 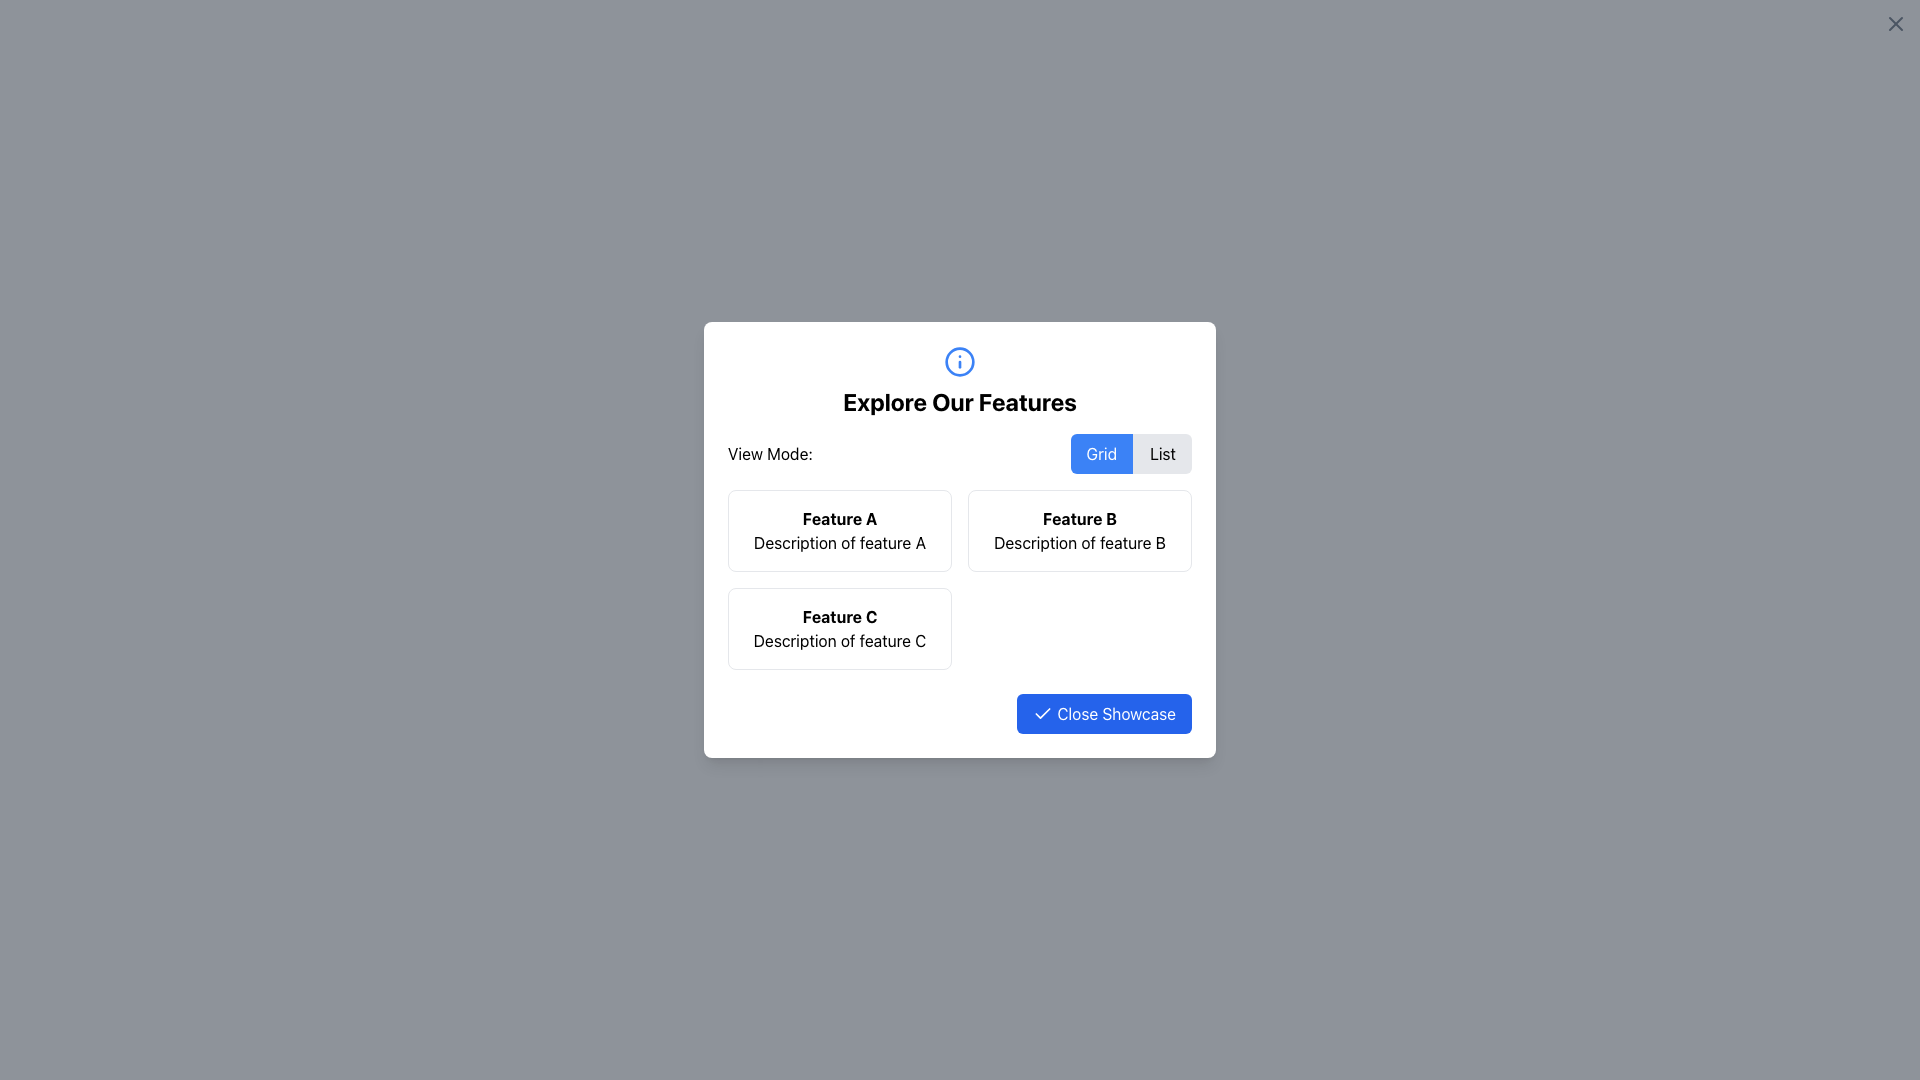 I want to click on the static text label that provides context for the toggle controls, which is located in the upper part of the modal interface to the left of the 'Grid' and 'List' toggle buttons, so click(x=769, y=454).